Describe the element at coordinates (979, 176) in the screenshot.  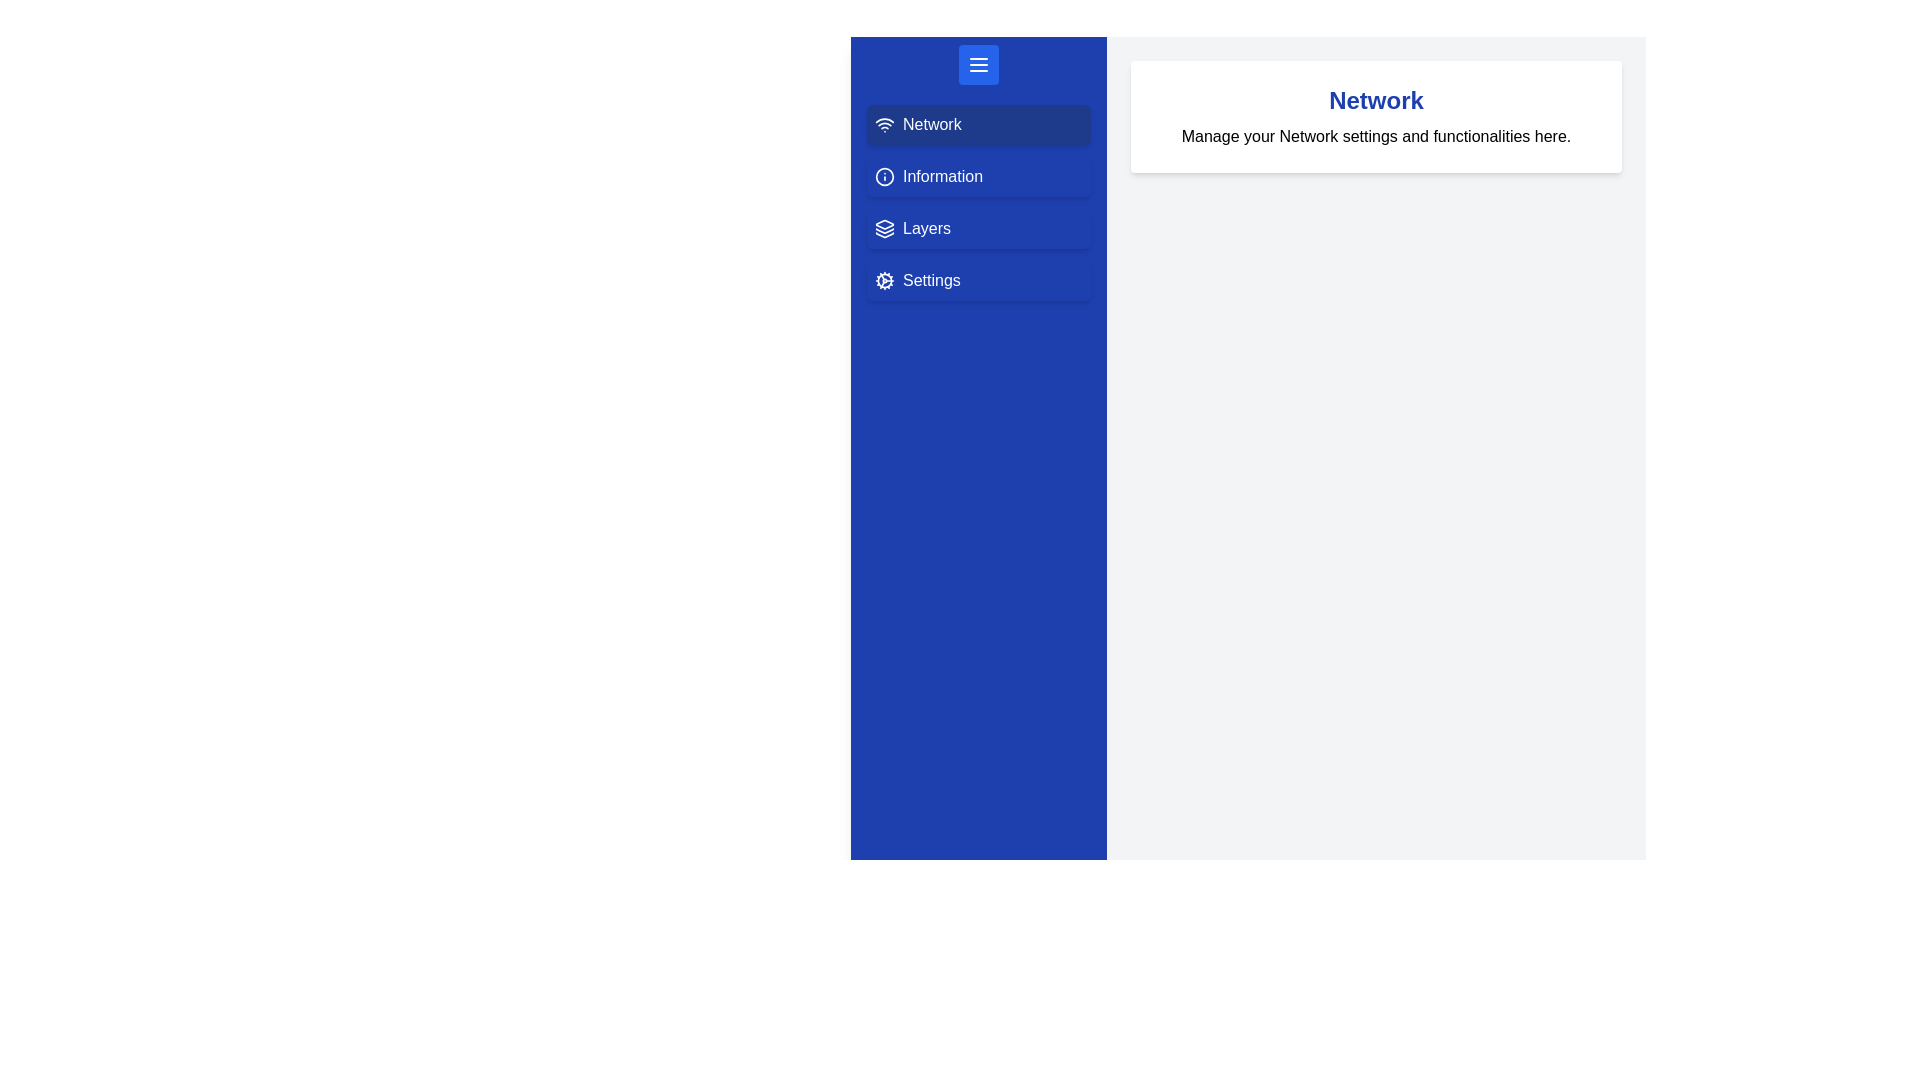
I see `the menu option Information from the drawer` at that location.